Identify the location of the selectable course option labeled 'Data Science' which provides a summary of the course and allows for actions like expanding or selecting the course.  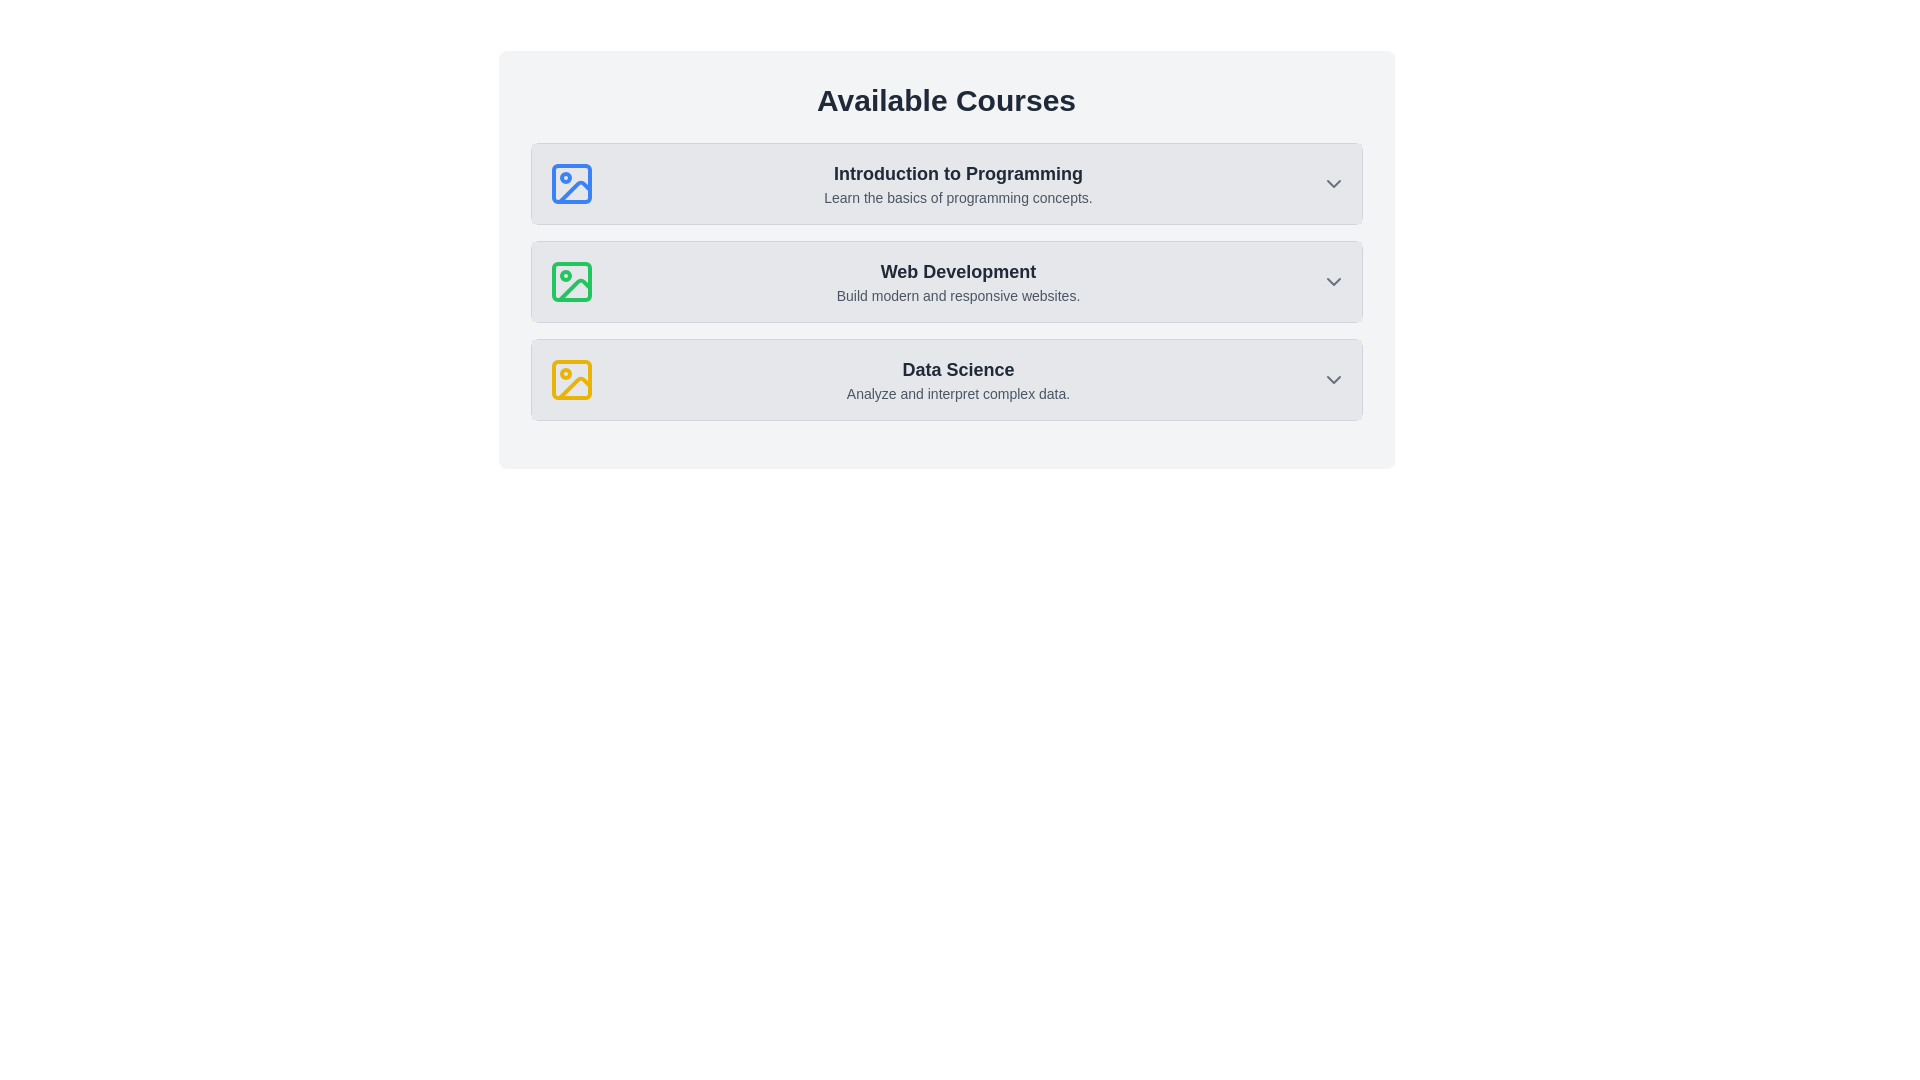
(945, 380).